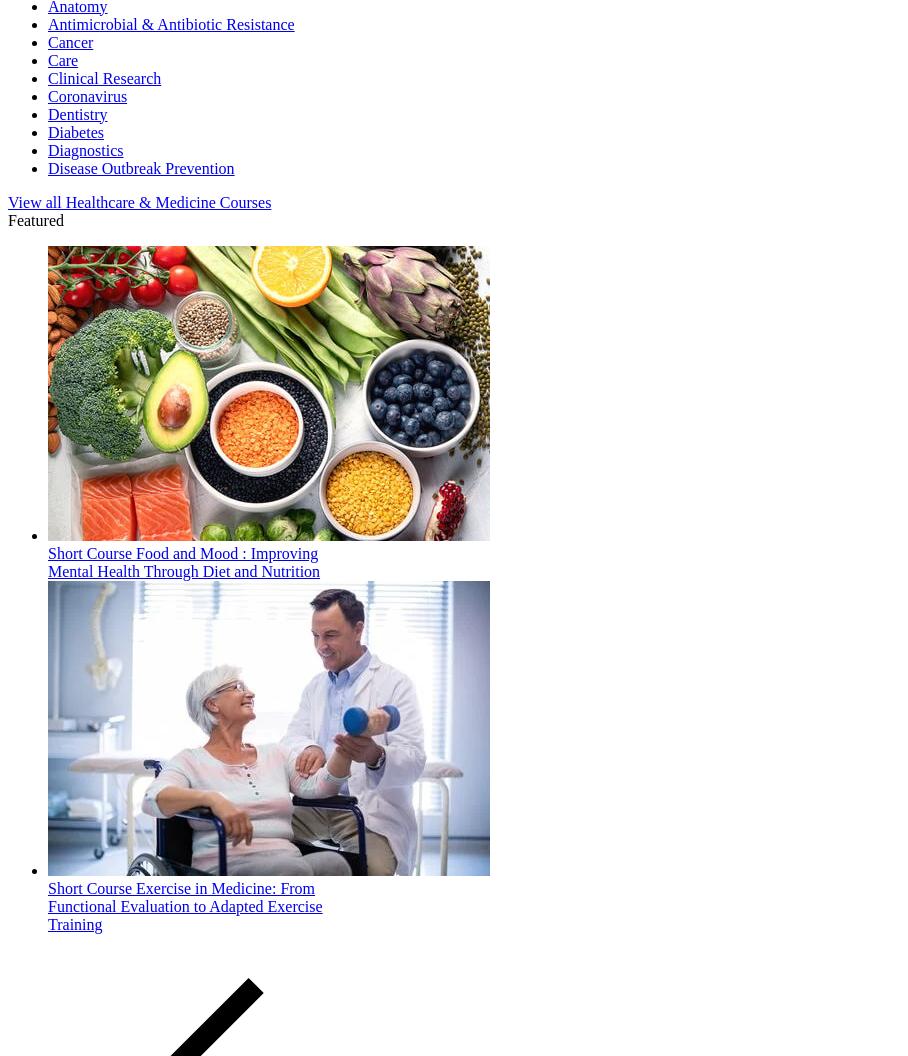  Describe the element at coordinates (169, 23) in the screenshot. I see `'Antimicrobial & Antibiotic Resistance'` at that location.